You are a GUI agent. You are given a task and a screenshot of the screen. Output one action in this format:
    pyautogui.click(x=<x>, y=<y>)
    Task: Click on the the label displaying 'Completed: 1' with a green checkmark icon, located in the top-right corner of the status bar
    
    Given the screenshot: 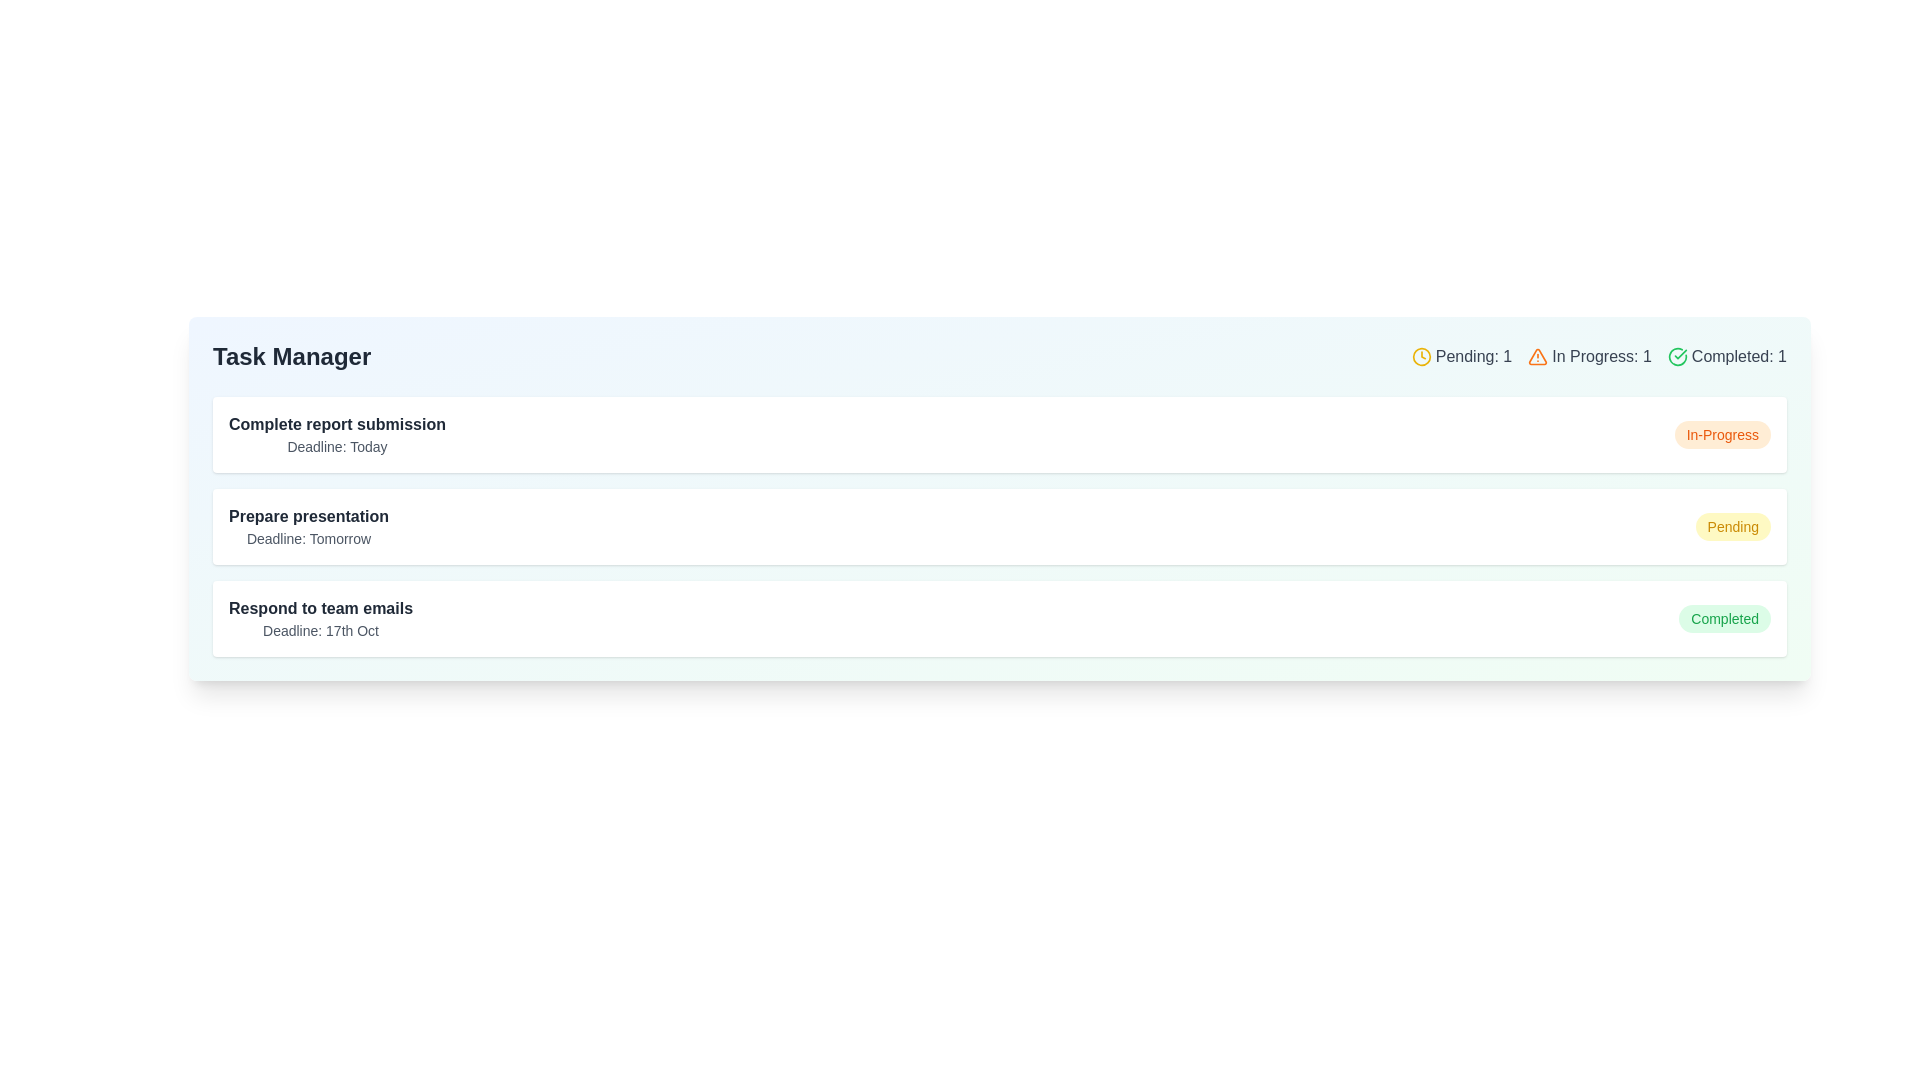 What is the action you would take?
    pyautogui.click(x=1726, y=356)
    